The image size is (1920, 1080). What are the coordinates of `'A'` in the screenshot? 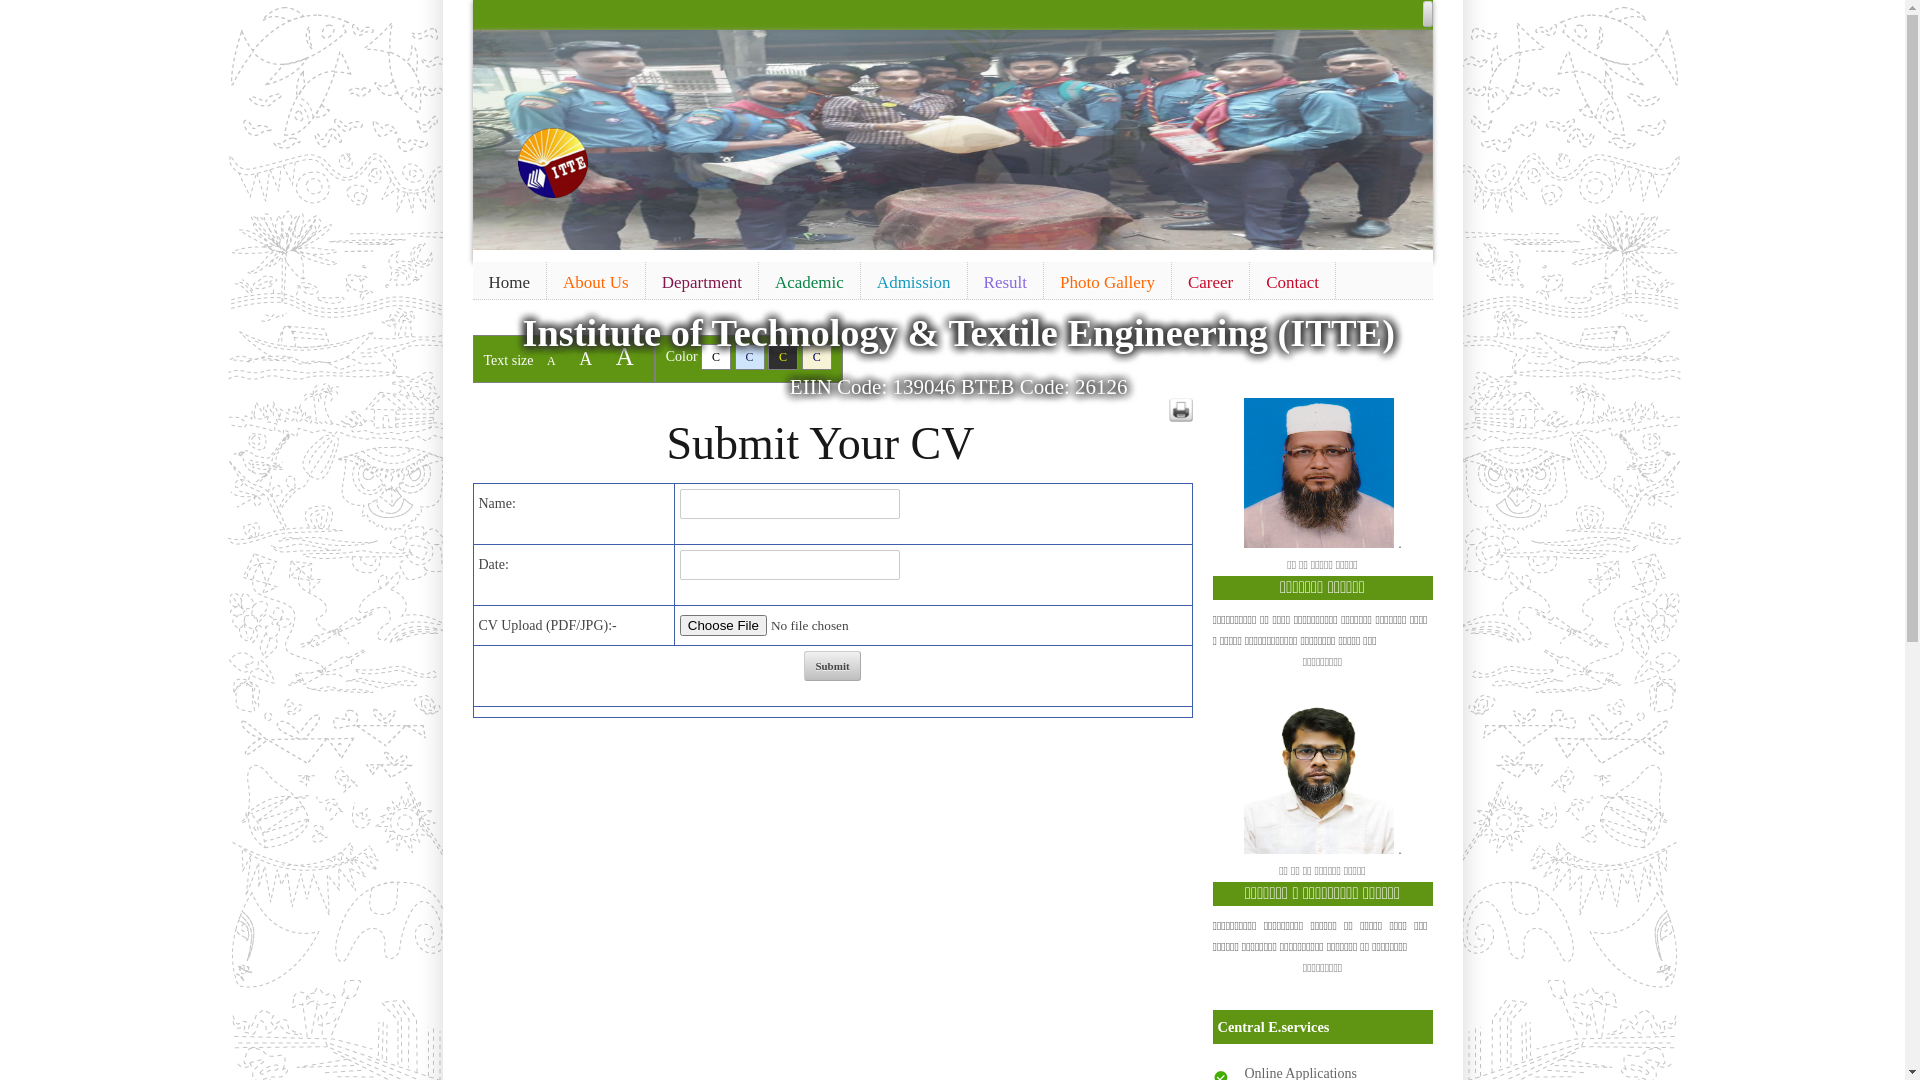 It's located at (584, 357).